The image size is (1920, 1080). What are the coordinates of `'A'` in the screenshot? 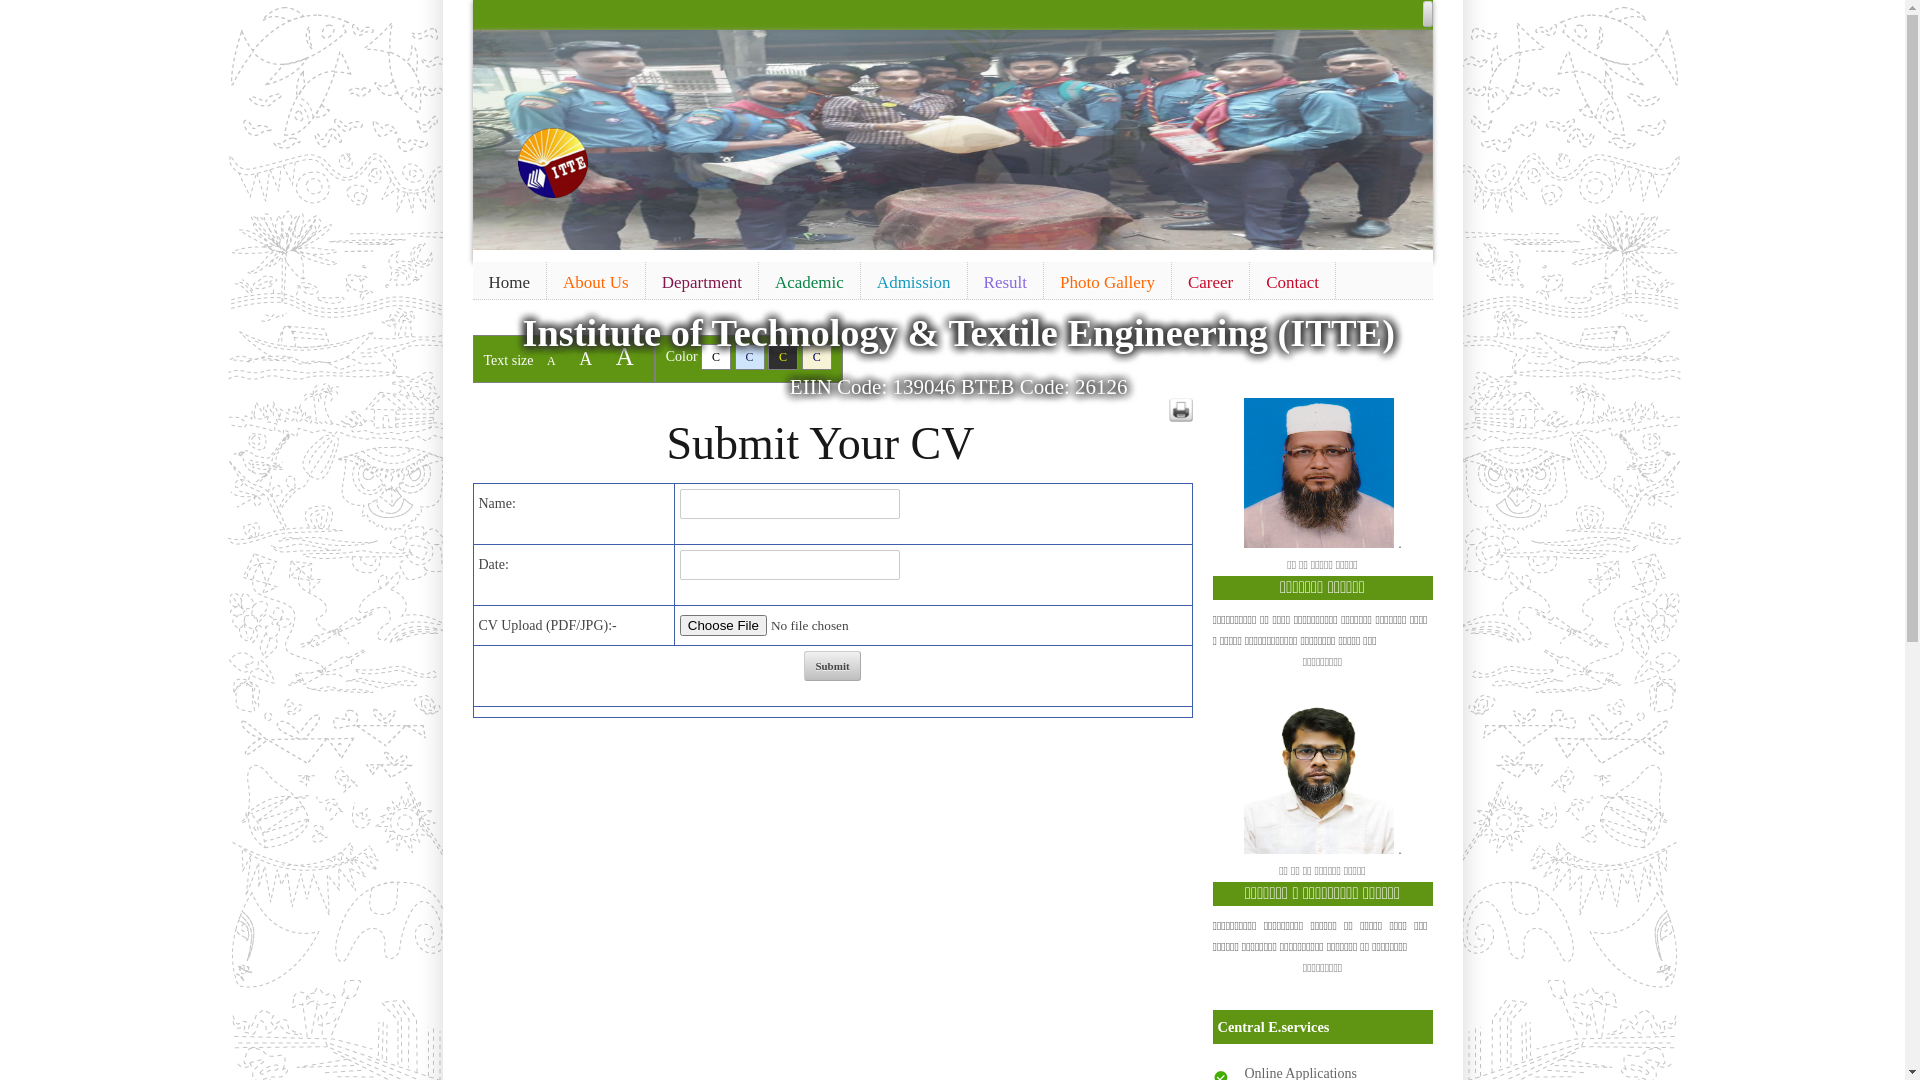 It's located at (584, 357).